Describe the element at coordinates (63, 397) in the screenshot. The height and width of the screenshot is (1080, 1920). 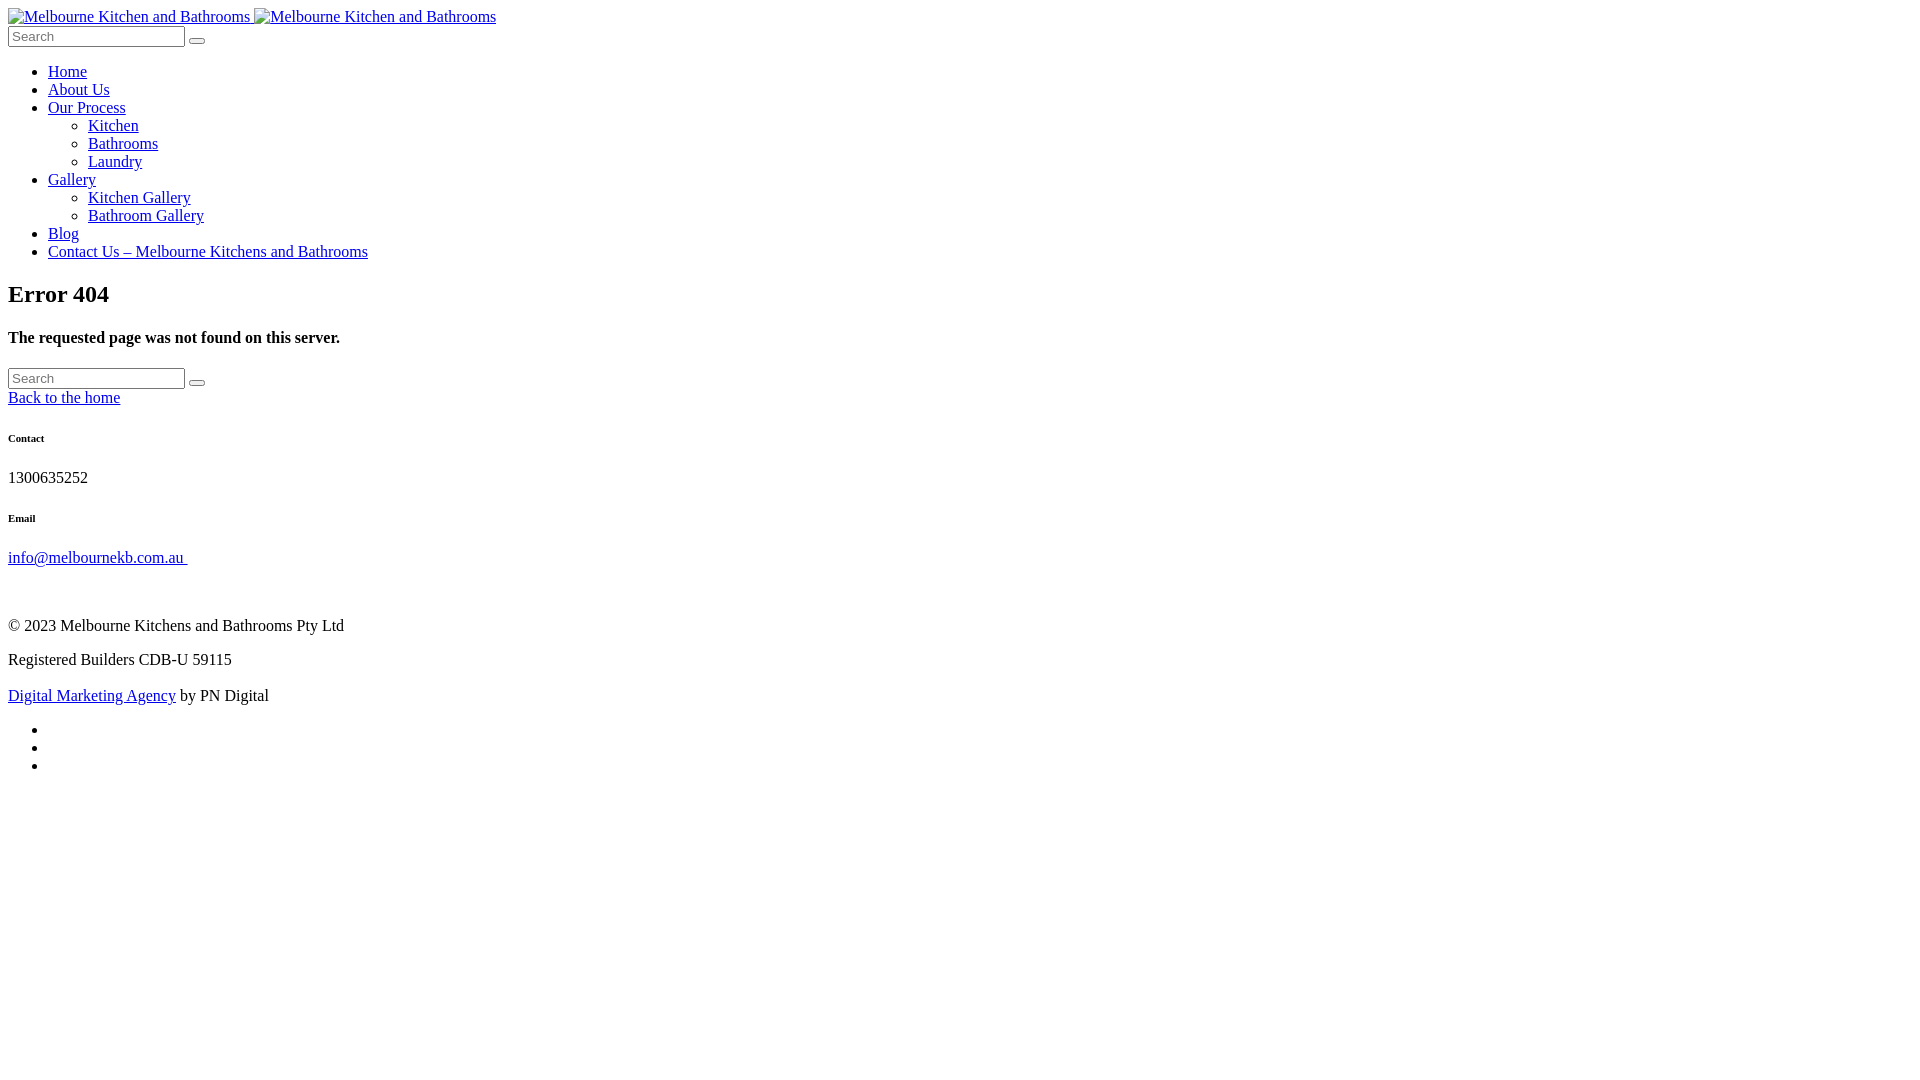
I see `'Back to the home'` at that location.